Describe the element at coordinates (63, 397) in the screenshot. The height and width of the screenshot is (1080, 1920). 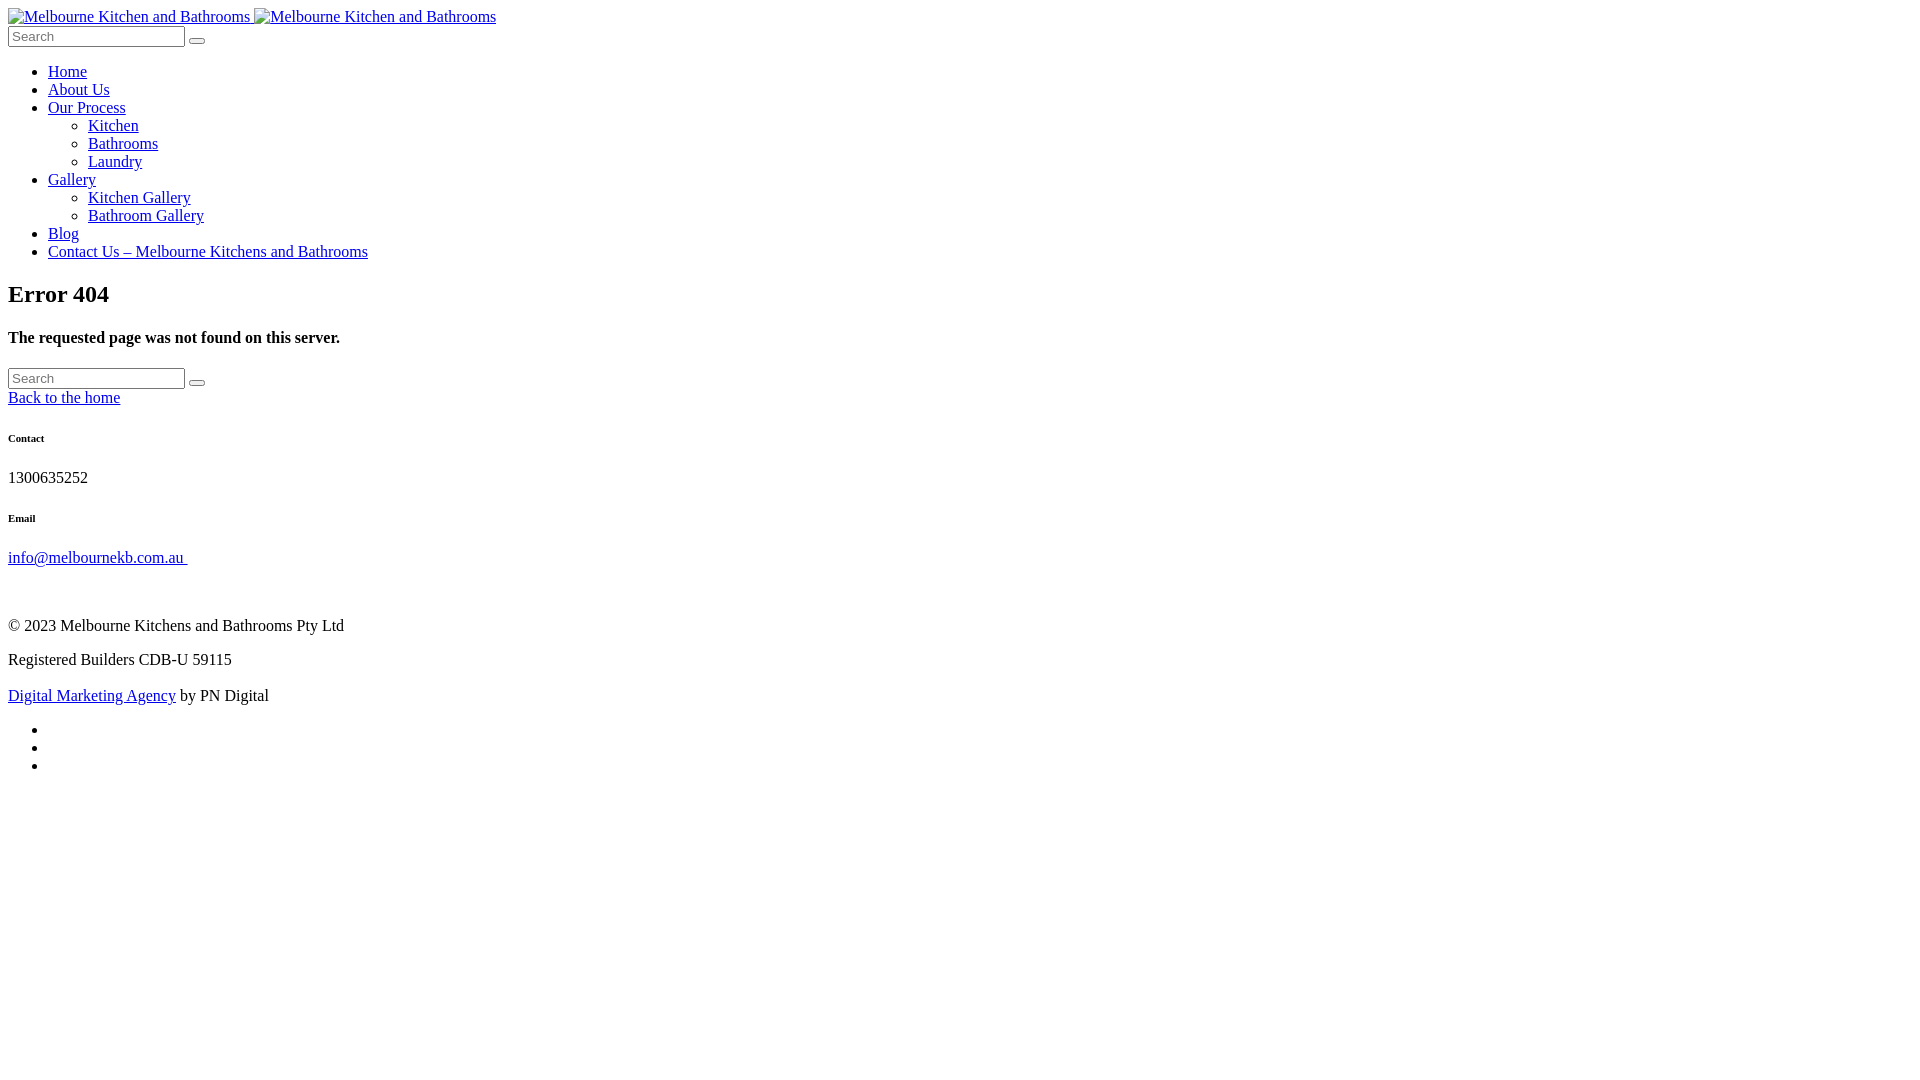
I see `'Back to the home'` at that location.